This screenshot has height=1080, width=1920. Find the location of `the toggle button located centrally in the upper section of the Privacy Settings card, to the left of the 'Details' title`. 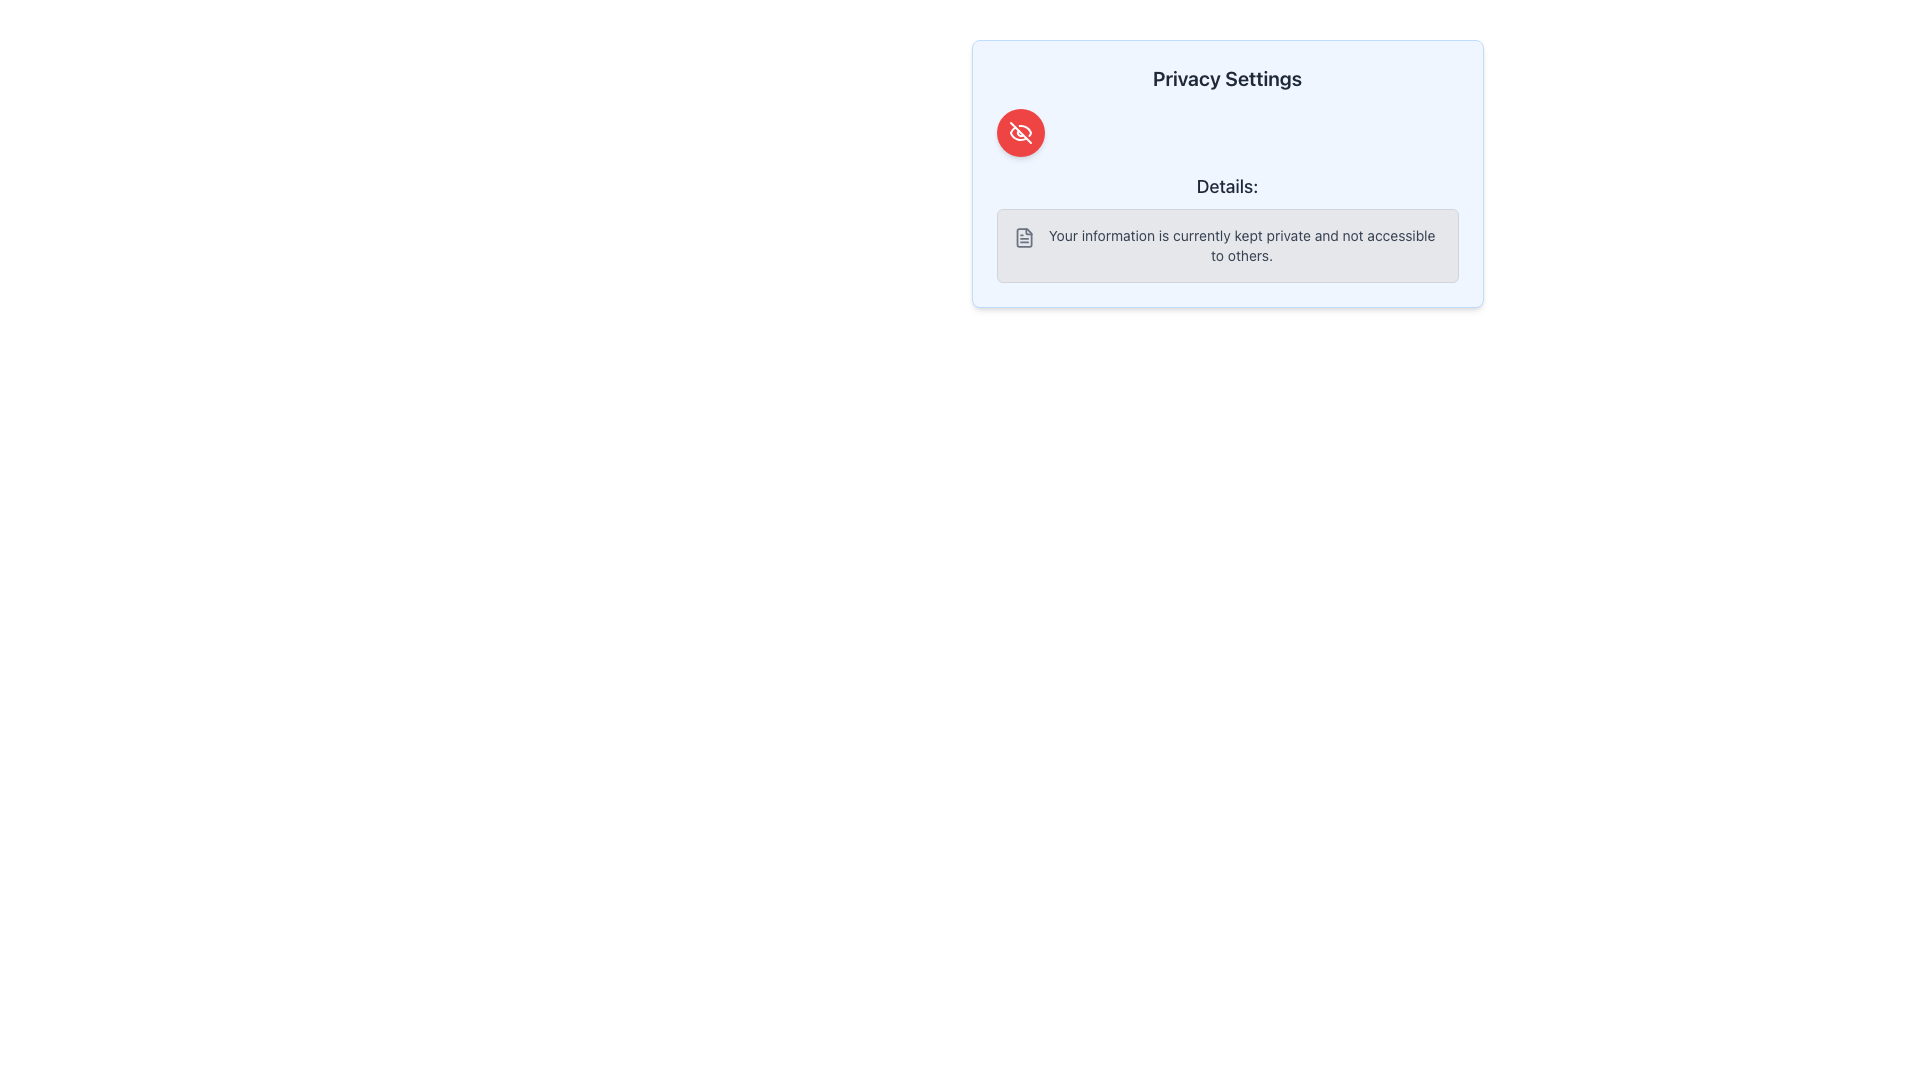

the toggle button located centrally in the upper section of the Privacy Settings card, to the left of the 'Details' title is located at coordinates (1020, 132).